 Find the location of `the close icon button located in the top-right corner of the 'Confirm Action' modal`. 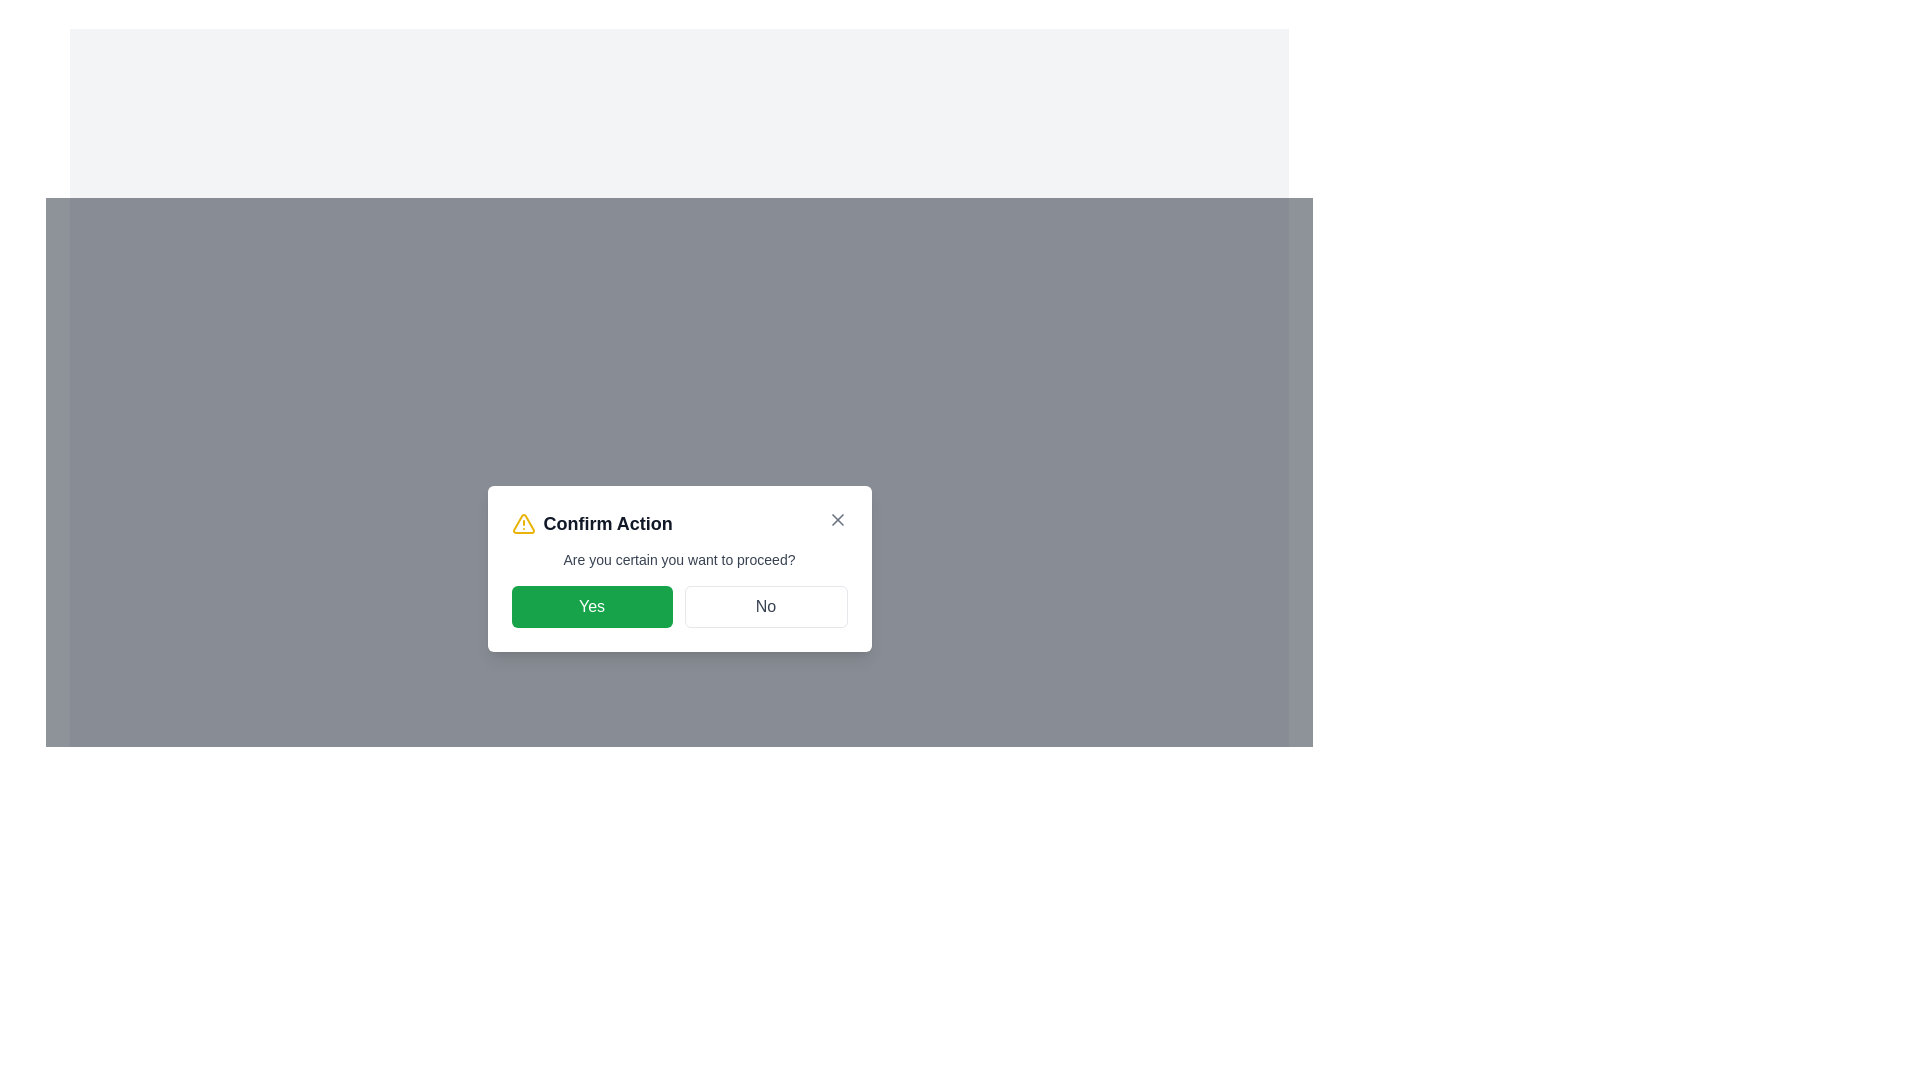

the close icon button located in the top-right corner of the 'Confirm Action' modal is located at coordinates (837, 519).